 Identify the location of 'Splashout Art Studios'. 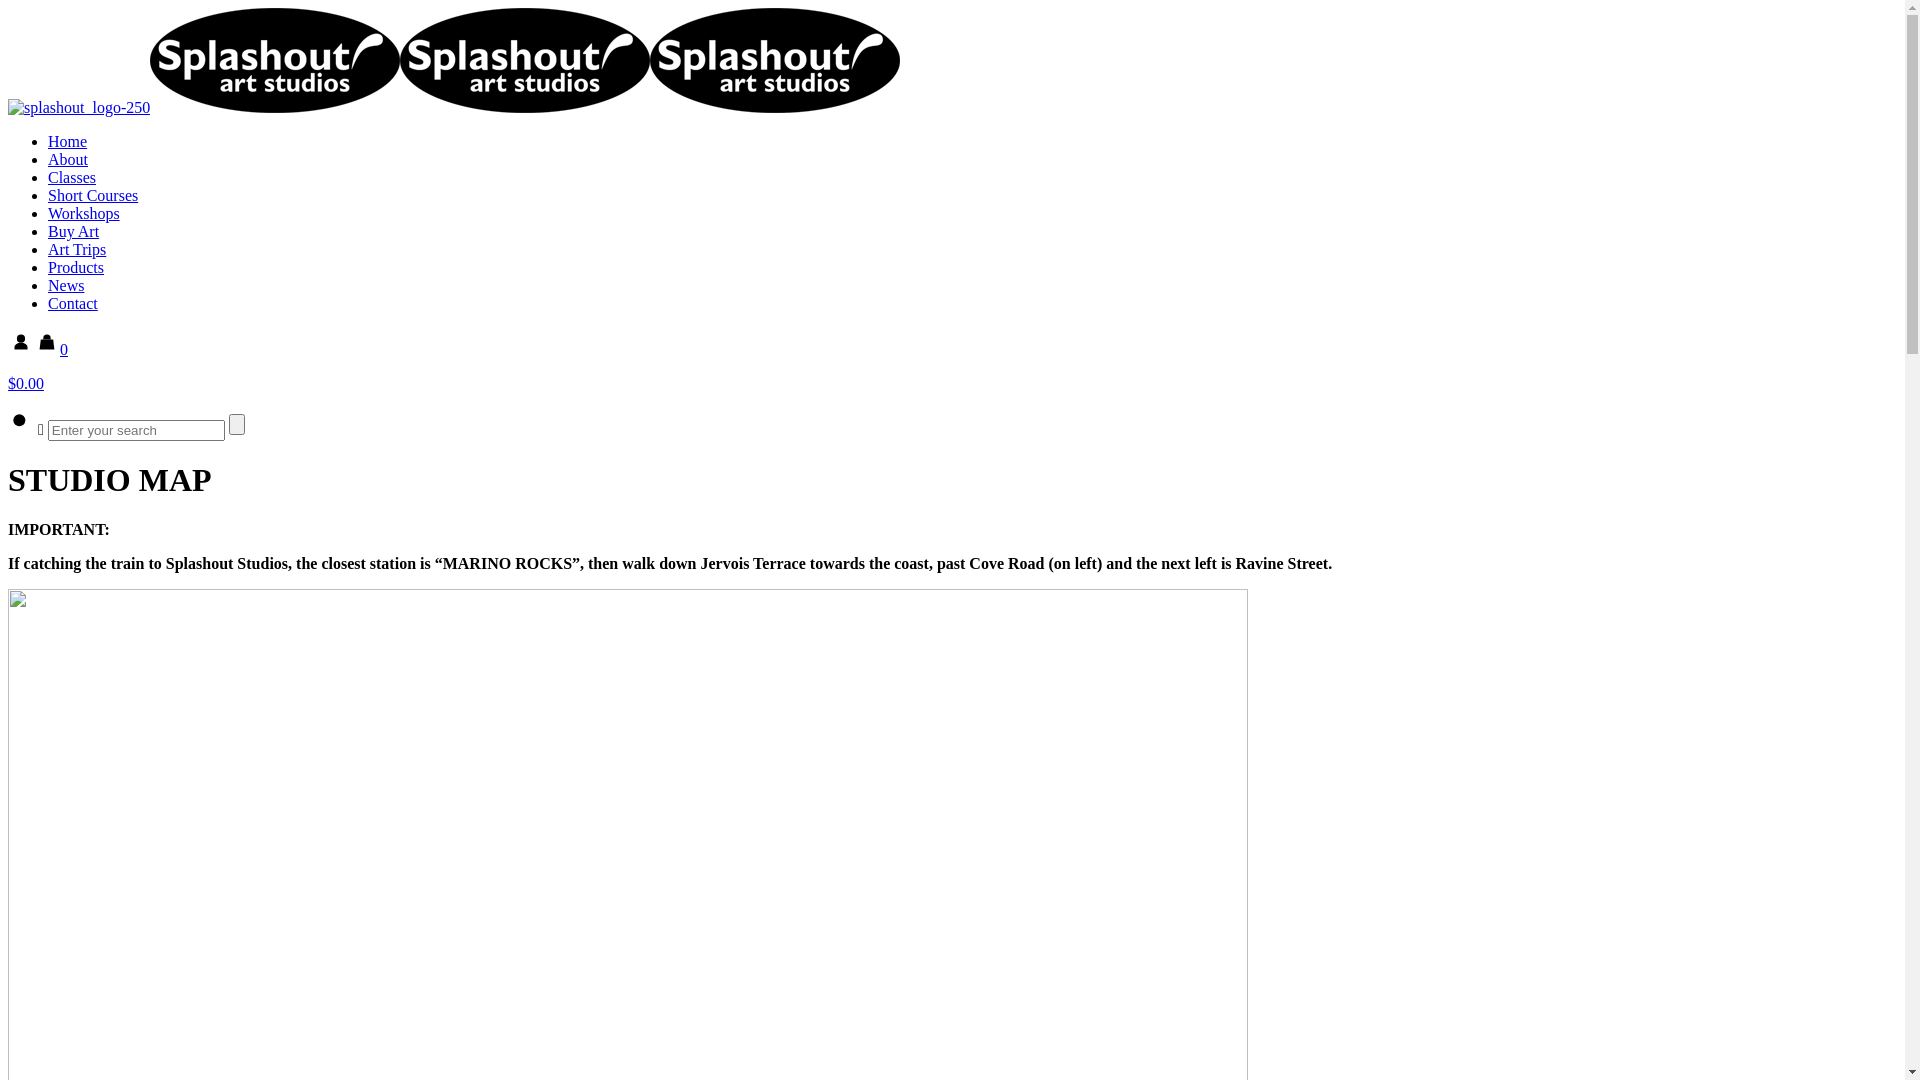
(453, 107).